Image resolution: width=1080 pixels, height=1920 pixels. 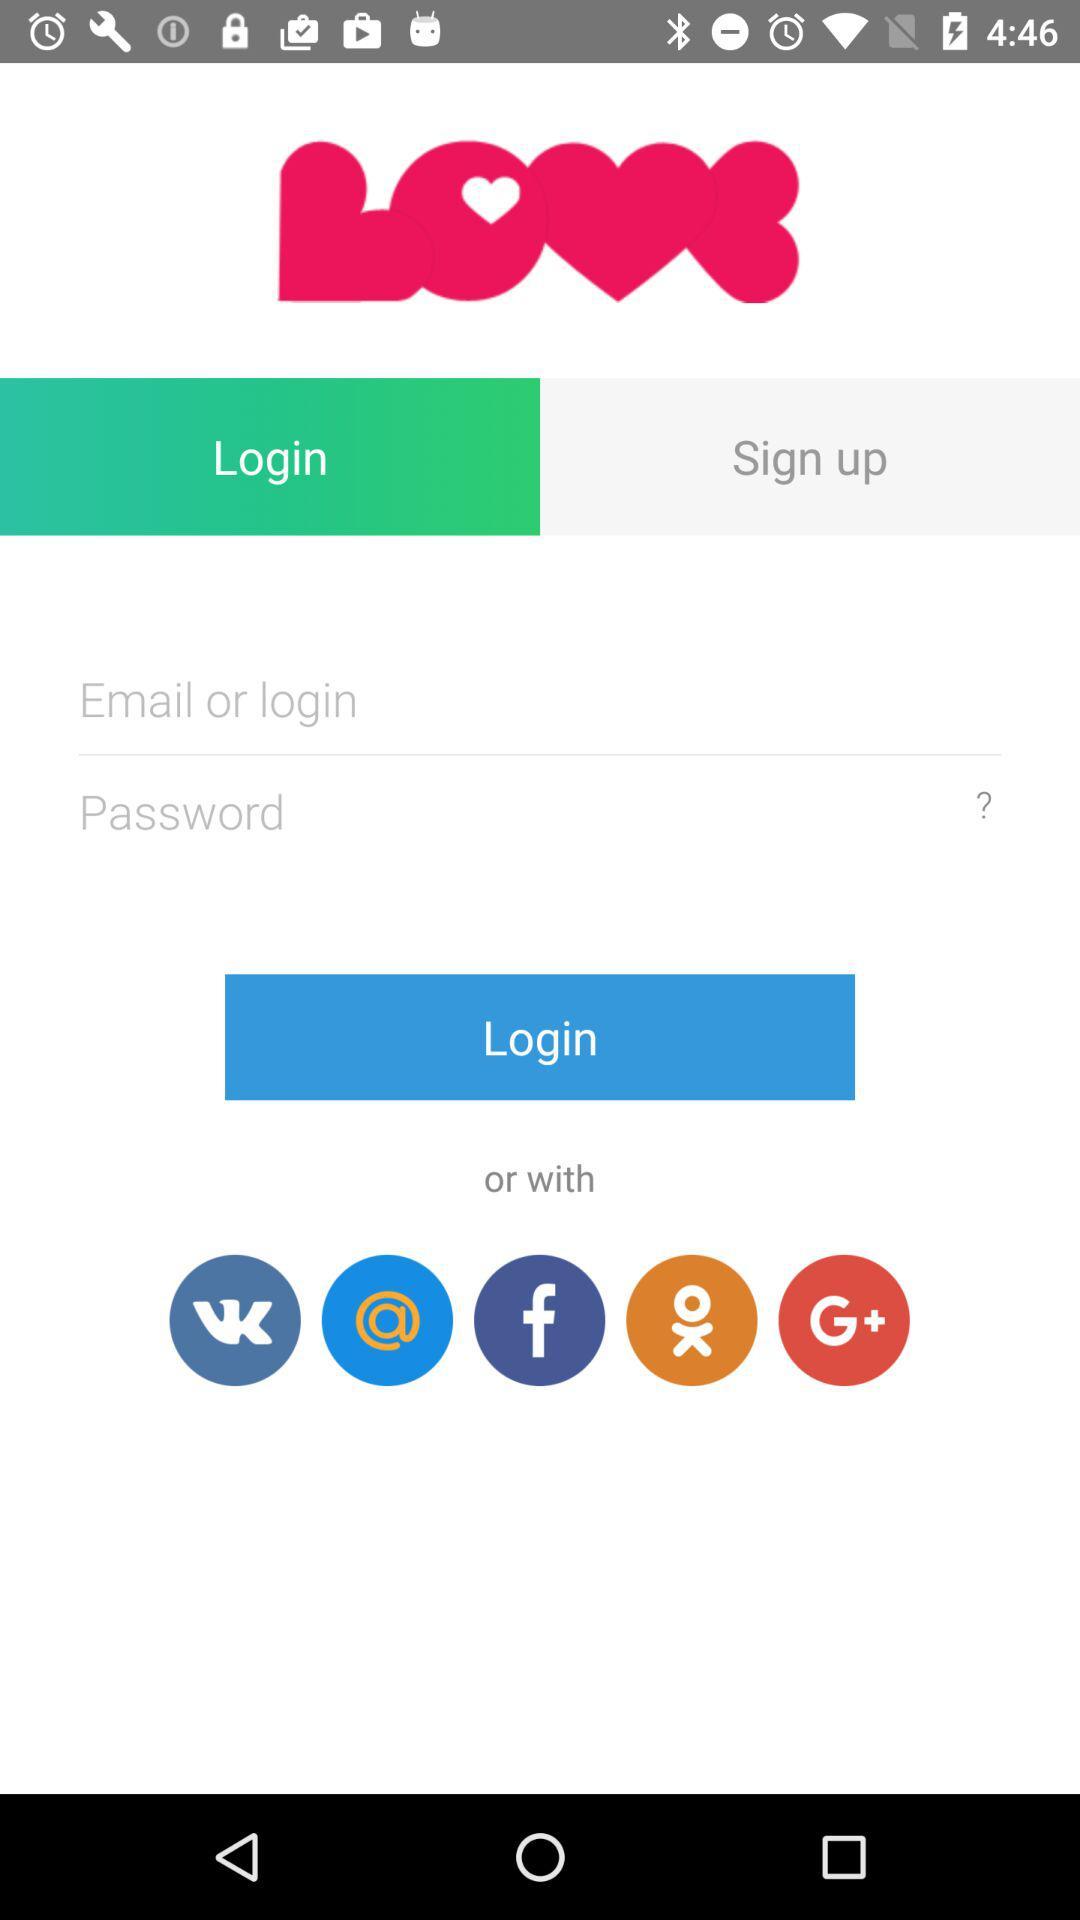 I want to click on icon on the right, so click(x=982, y=804).